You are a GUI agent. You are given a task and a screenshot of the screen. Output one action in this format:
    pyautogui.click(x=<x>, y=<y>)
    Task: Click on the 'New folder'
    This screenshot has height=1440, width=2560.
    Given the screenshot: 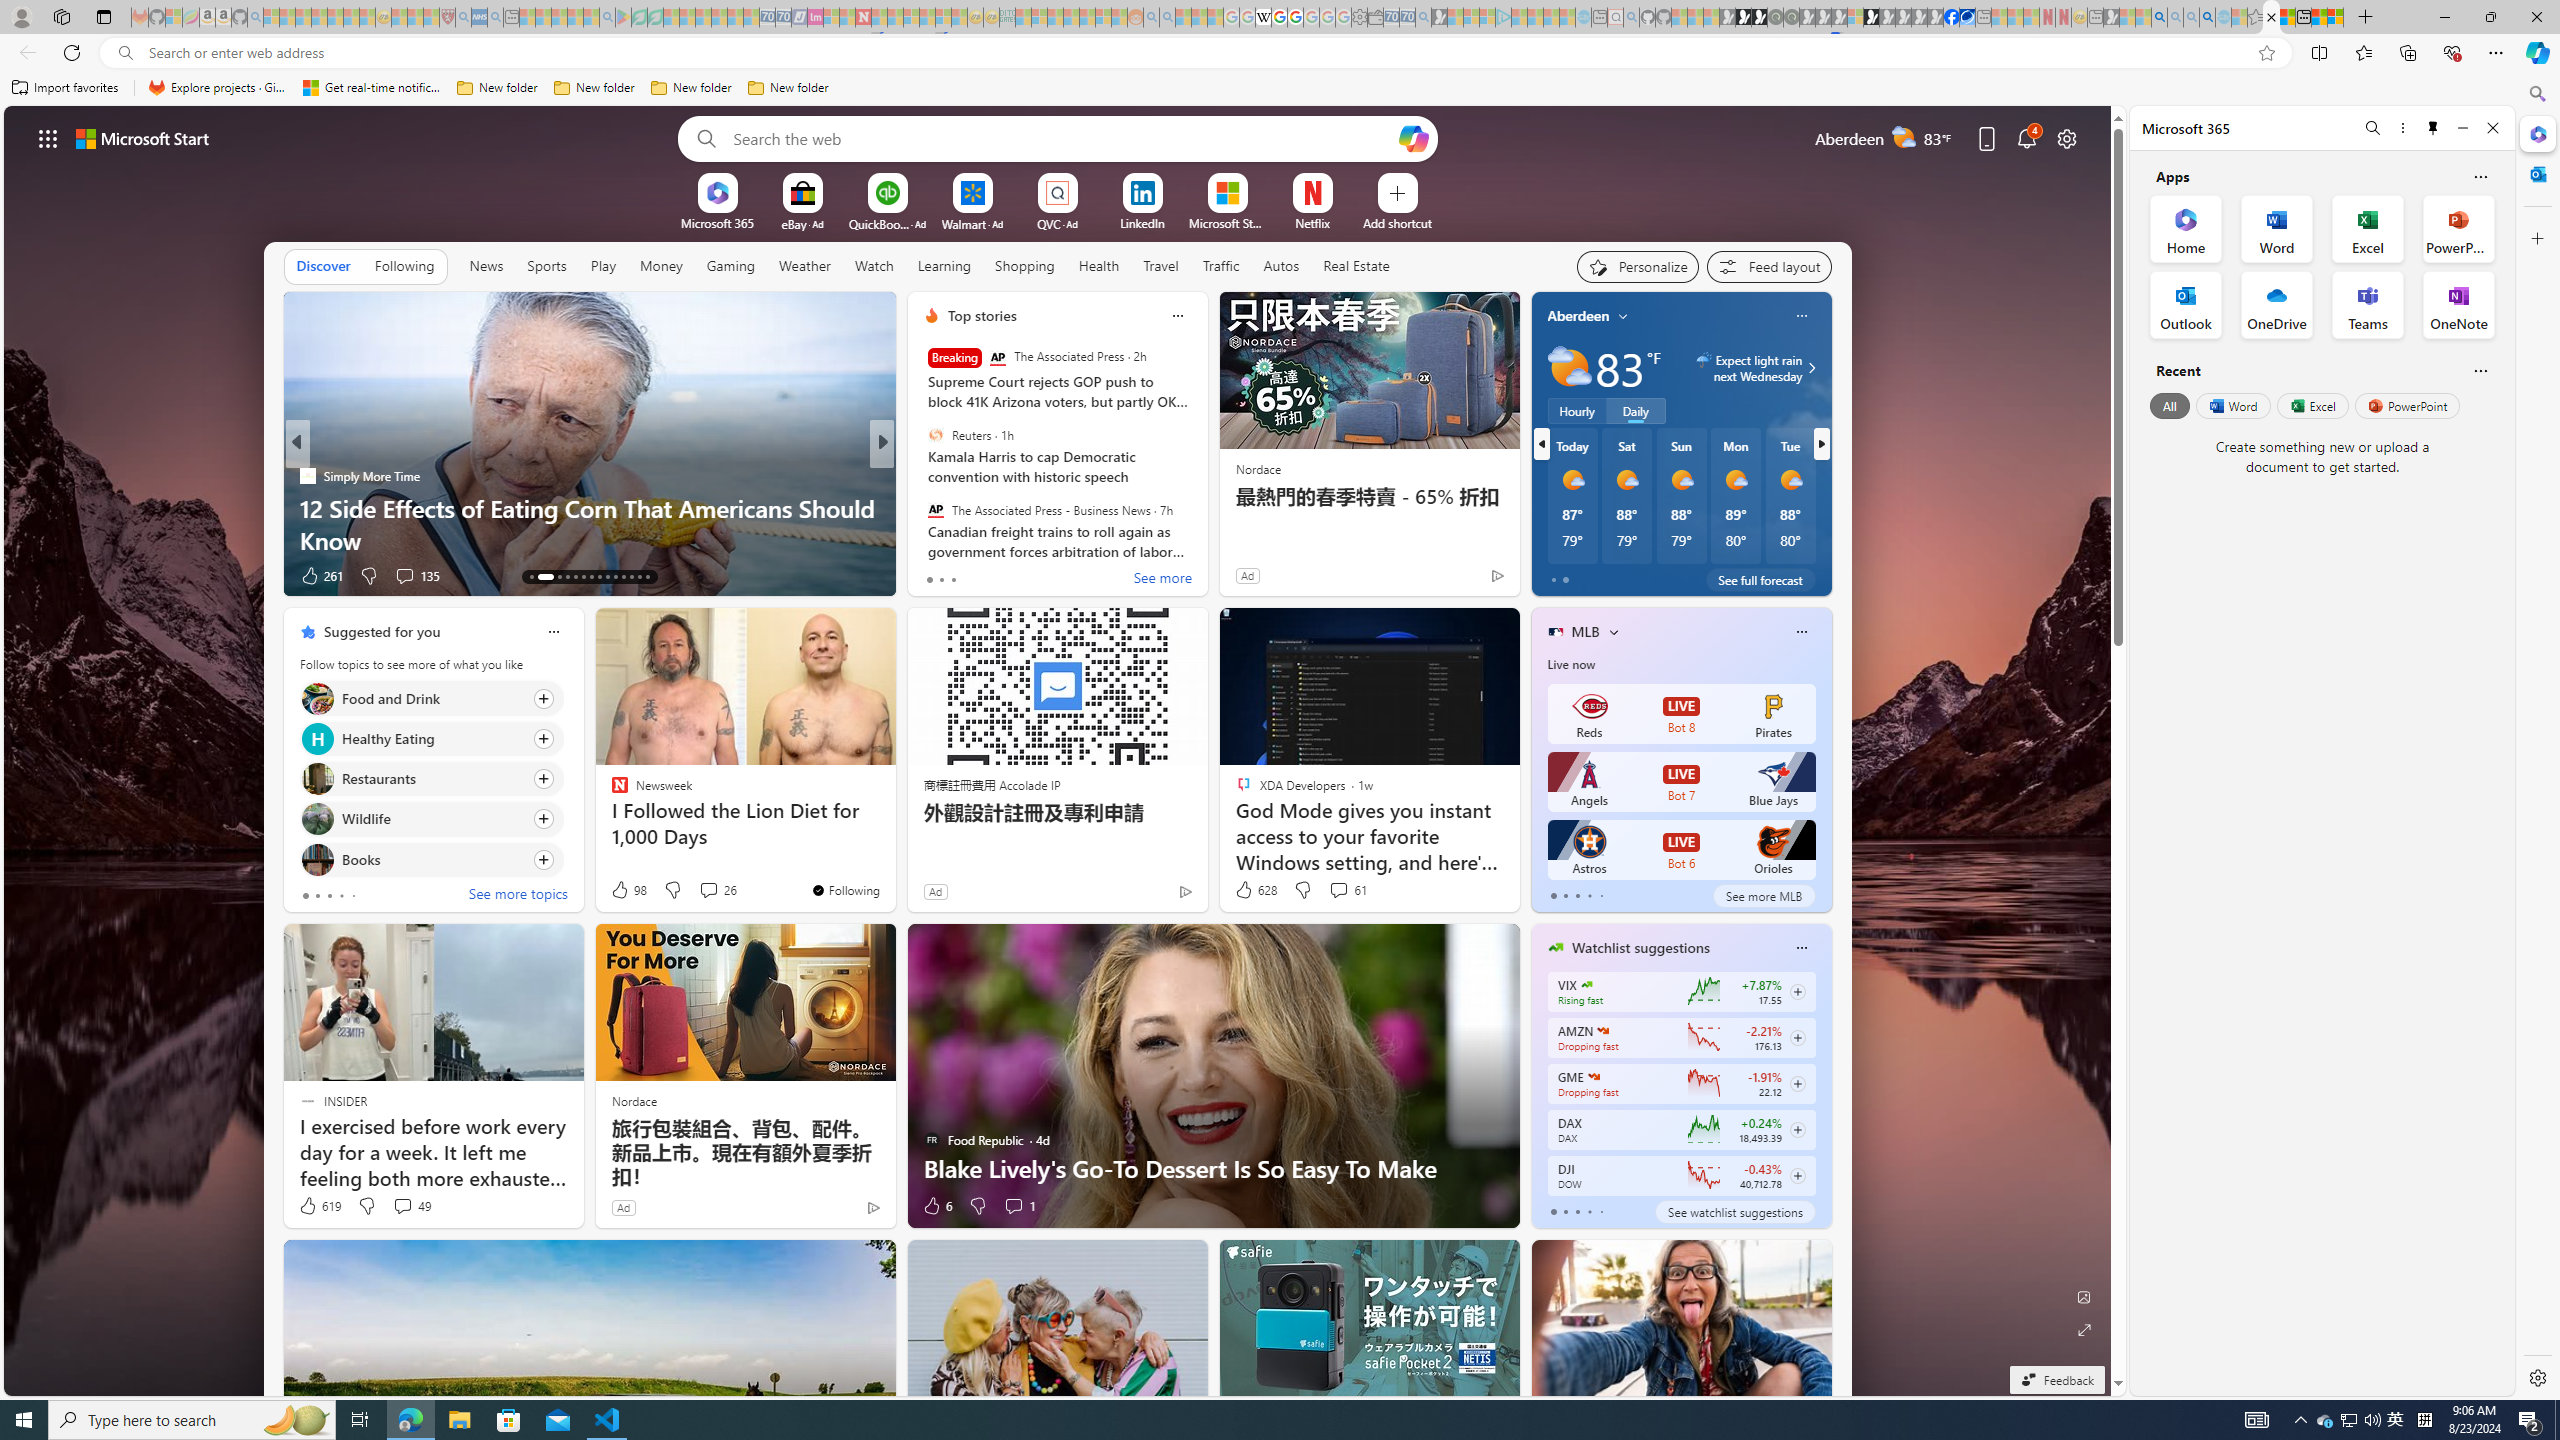 What is the action you would take?
    pyautogui.click(x=787, y=87)
    